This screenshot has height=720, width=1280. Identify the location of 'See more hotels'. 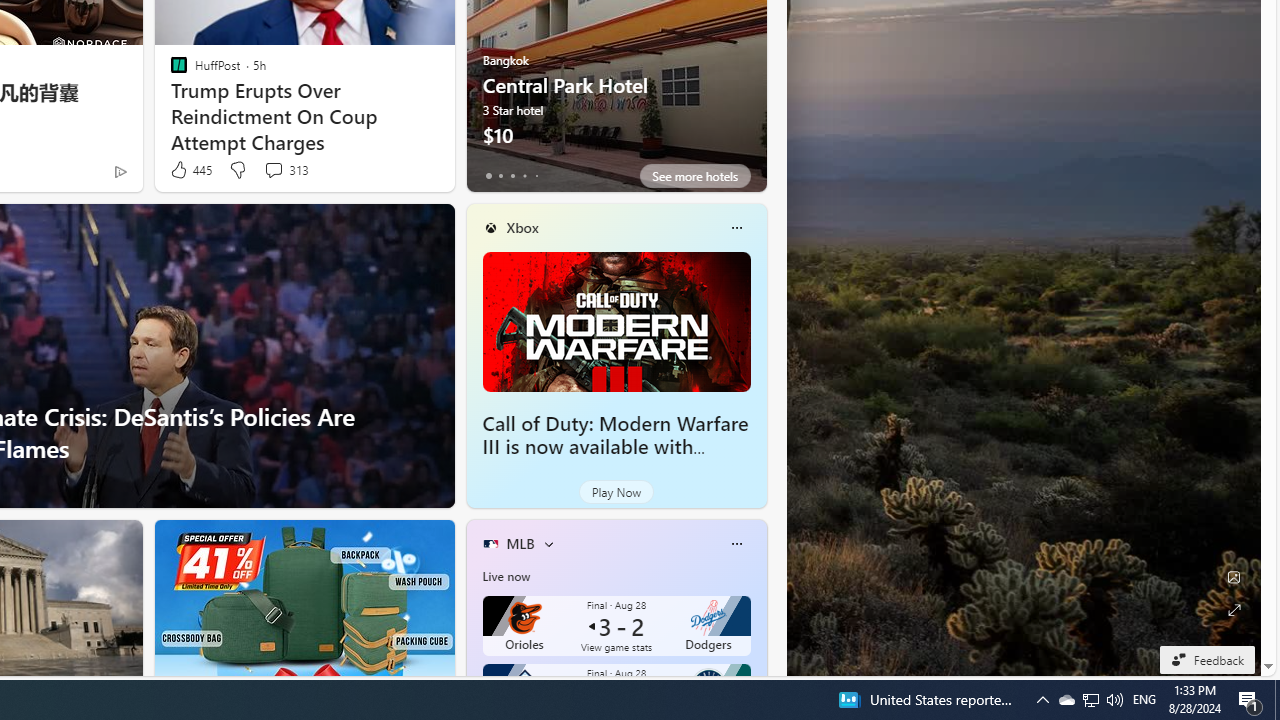
(695, 175).